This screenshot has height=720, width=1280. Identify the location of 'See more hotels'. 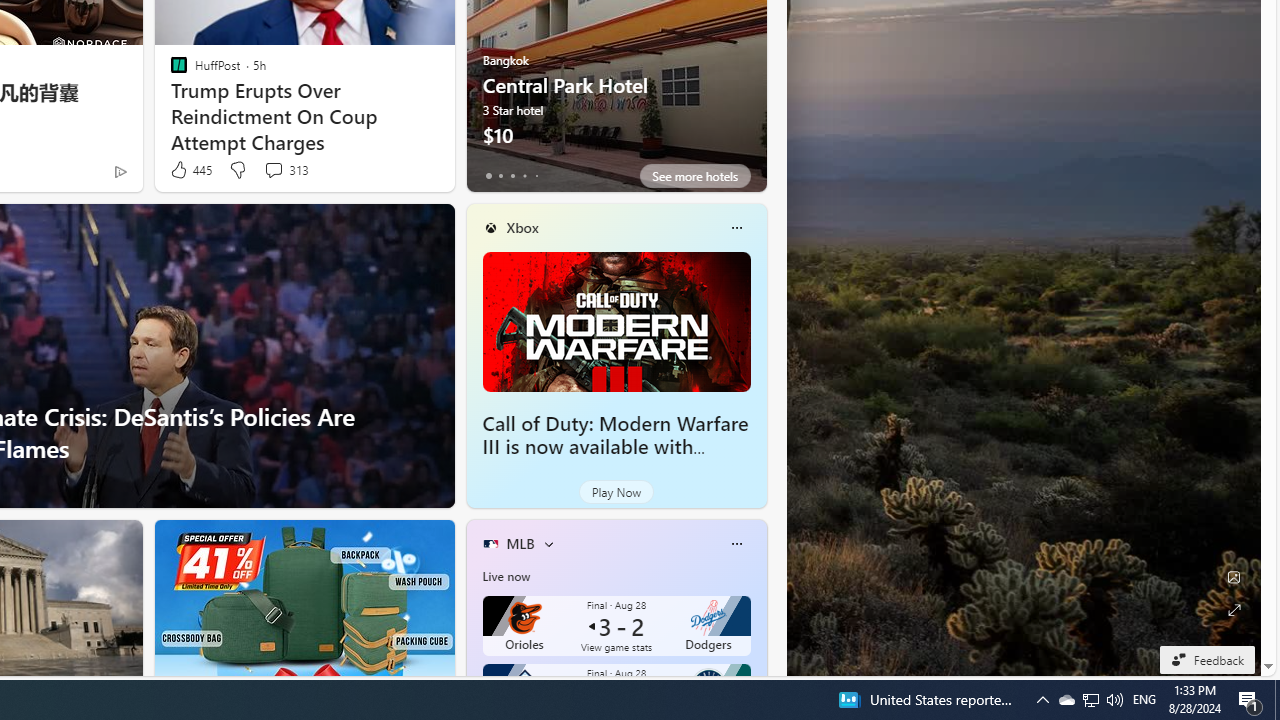
(695, 175).